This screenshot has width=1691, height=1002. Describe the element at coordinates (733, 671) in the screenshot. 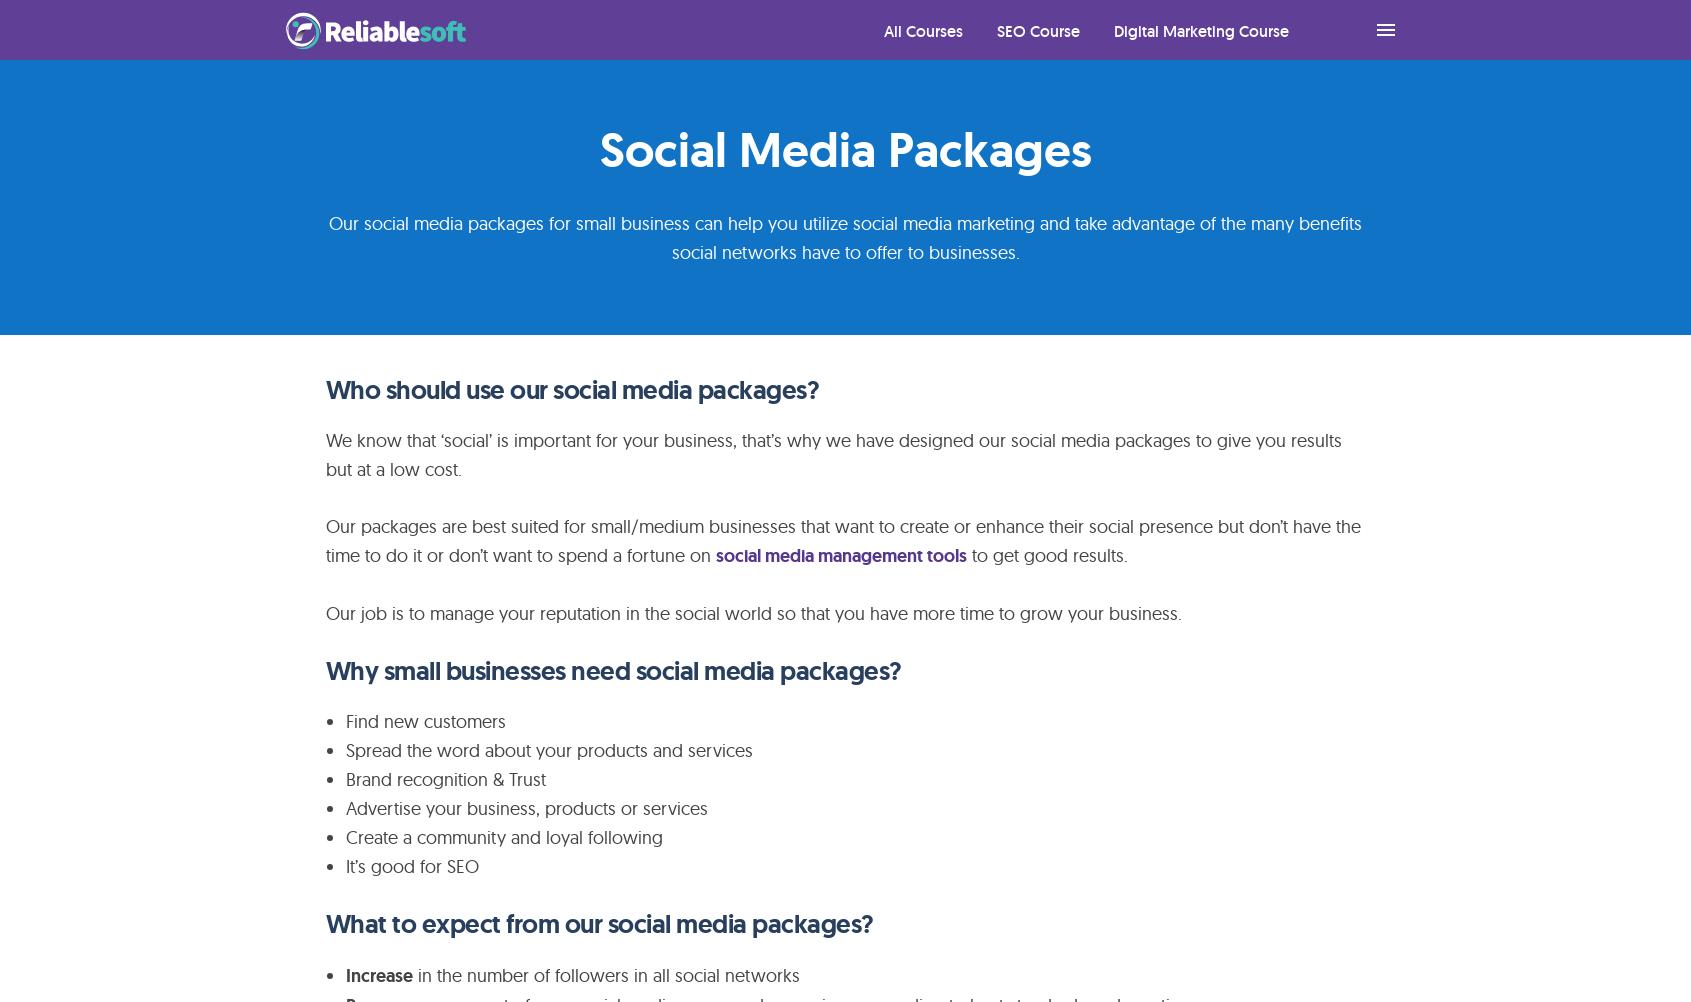

I see `'need social media packages?'` at that location.